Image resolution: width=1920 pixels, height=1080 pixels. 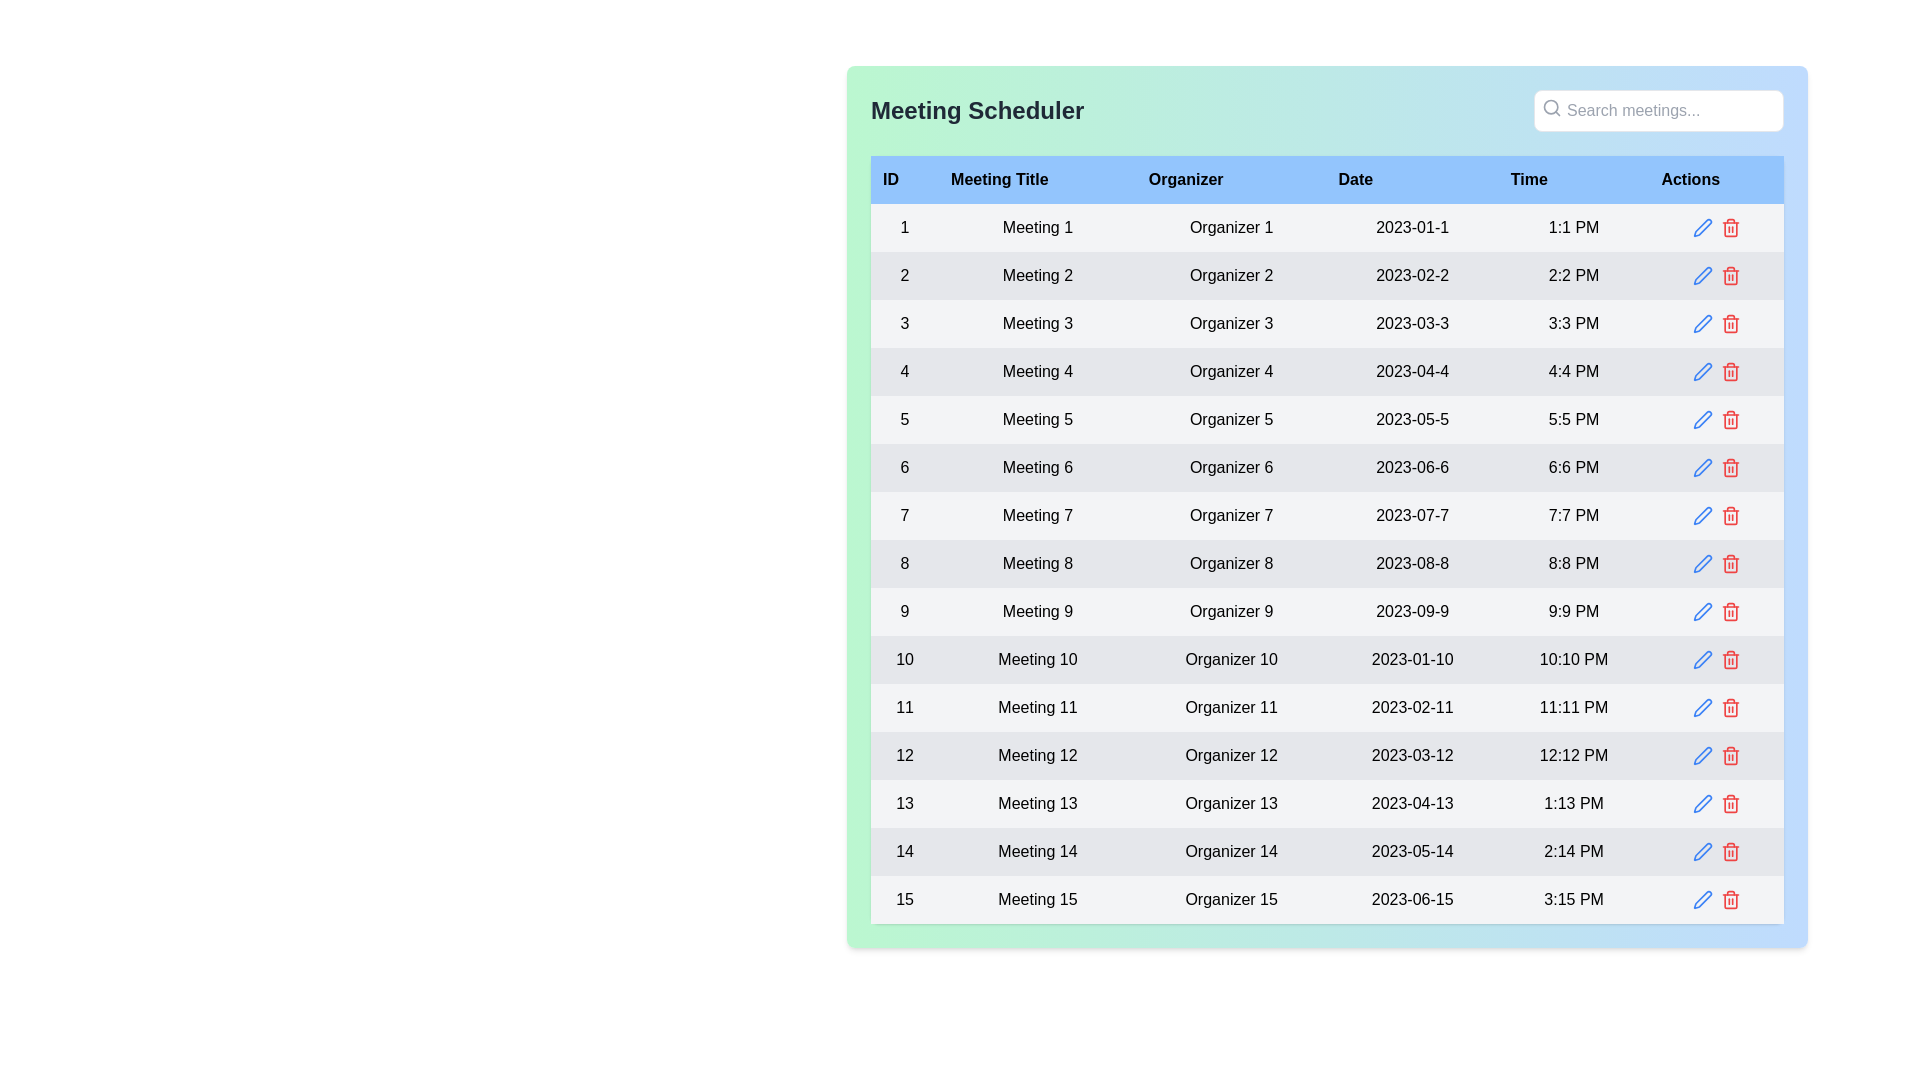 What do you see at coordinates (1037, 563) in the screenshot?
I see `the static text label displaying 'Meeting 8' in the table cell, located in the row labeled '8' under the 'Meeting Title' column` at bounding box center [1037, 563].